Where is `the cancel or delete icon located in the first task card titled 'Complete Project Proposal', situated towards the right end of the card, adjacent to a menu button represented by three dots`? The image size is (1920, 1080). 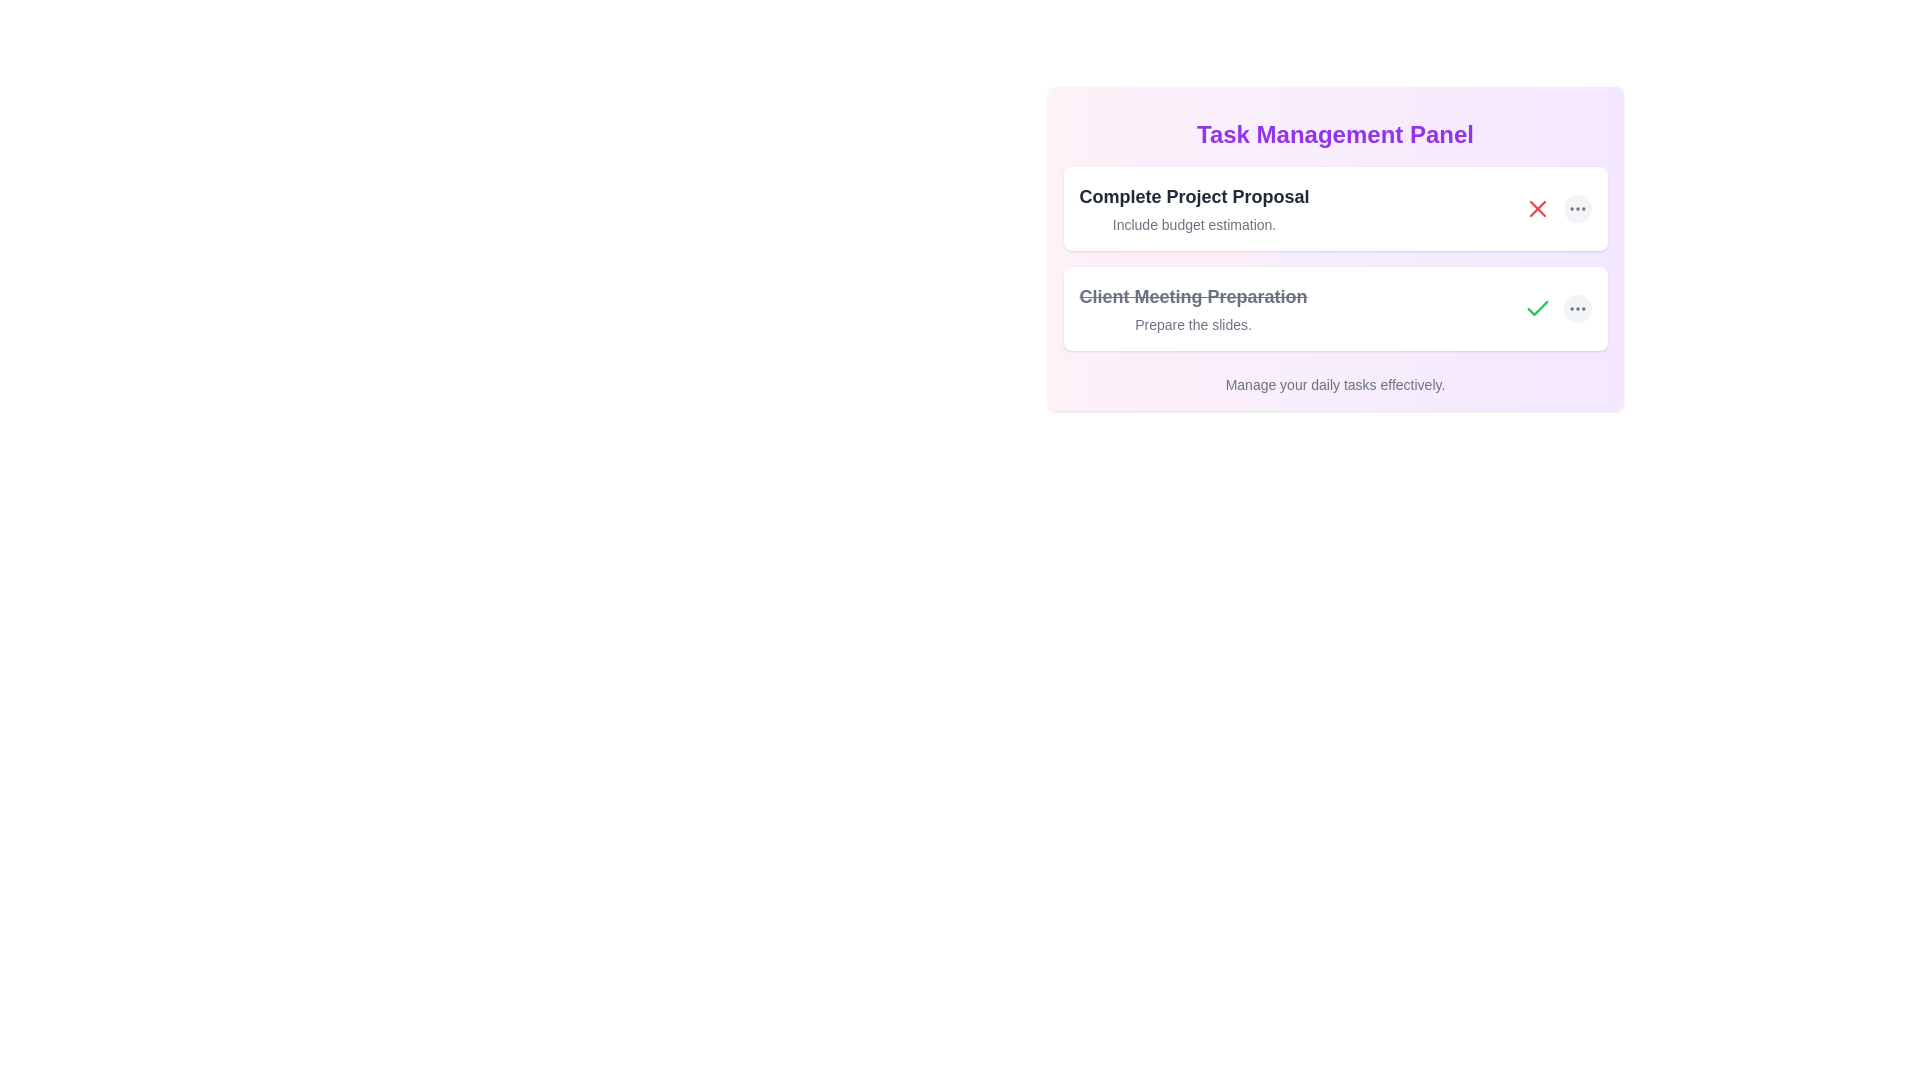
the cancel or delete icon located in the first task card titled 'Complete Project Proposal', situated towards the right end of the card, adjacent to a menu button represented by three dots is located at coordinates (1536, 208).